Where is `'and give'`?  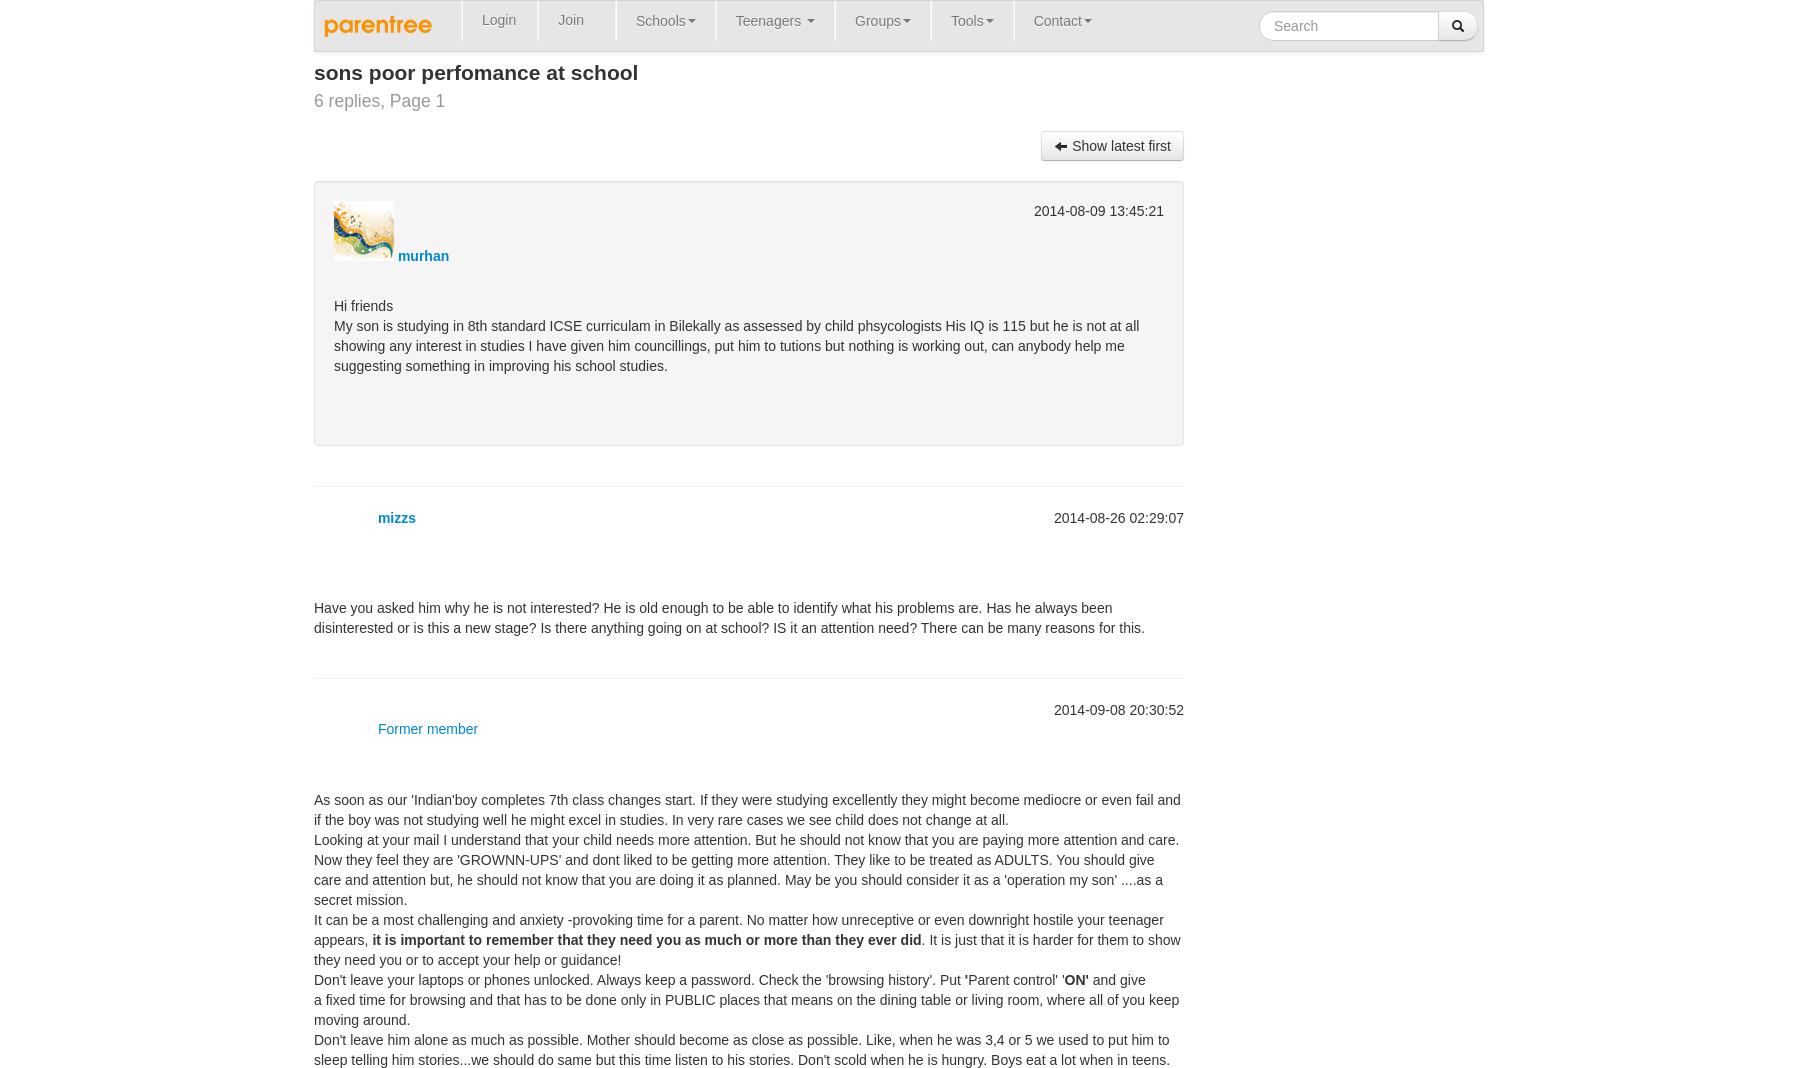
'and give' is located at coordinates (1118, 979).